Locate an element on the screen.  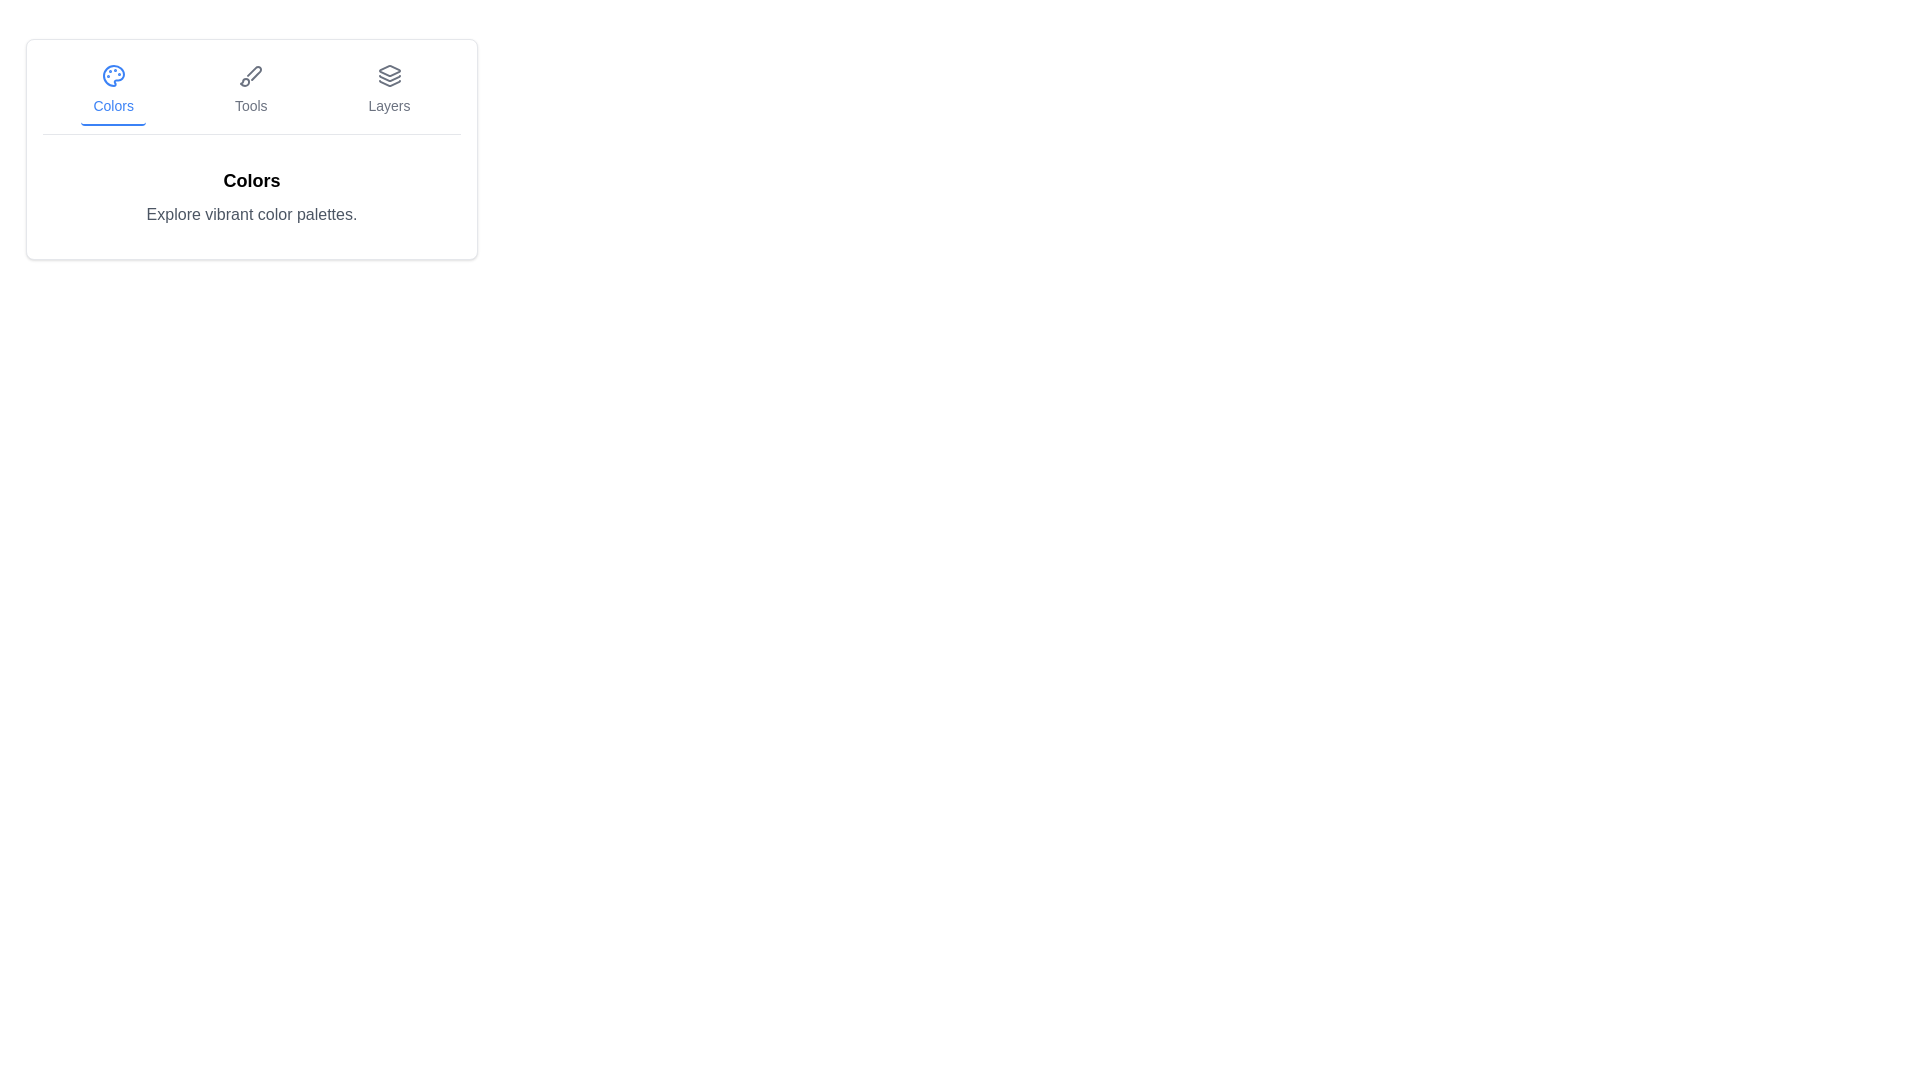
the tab labeled Tools by clicking its button is located at coordinates (250, 91).